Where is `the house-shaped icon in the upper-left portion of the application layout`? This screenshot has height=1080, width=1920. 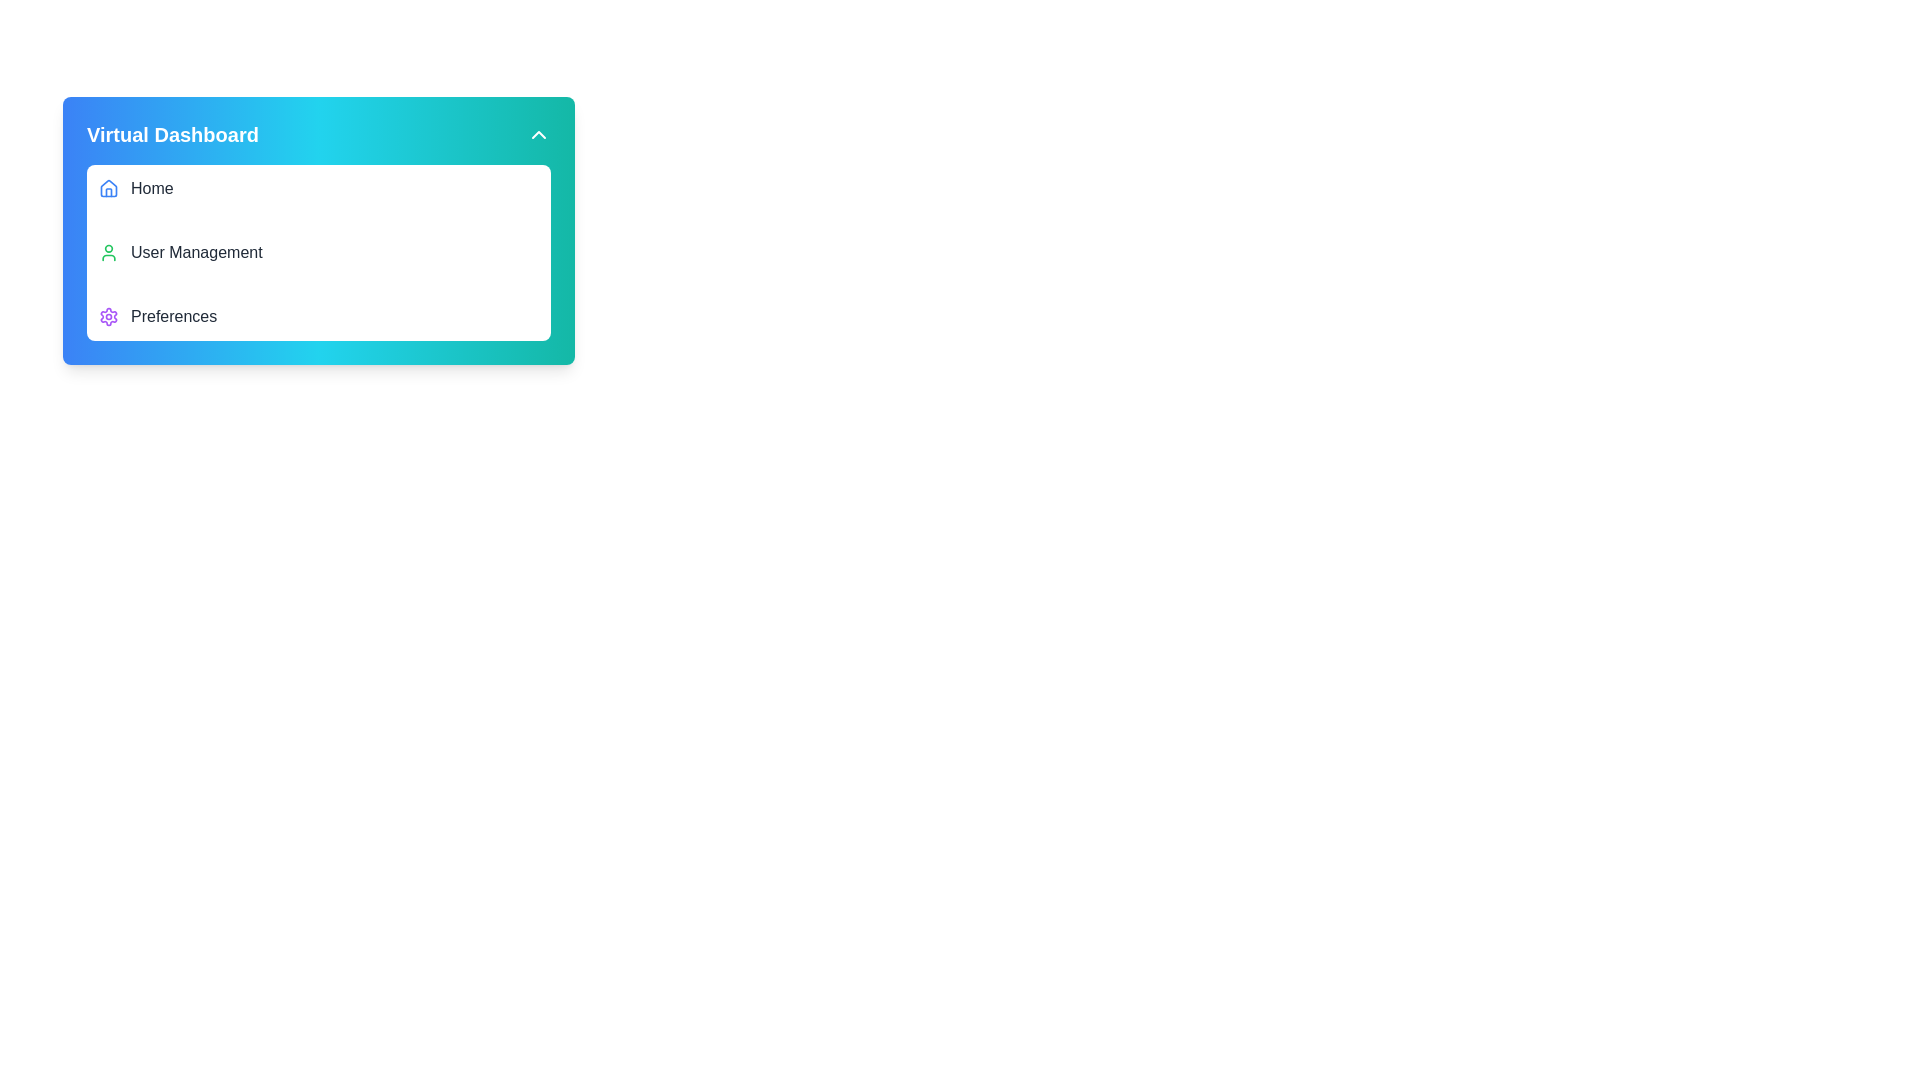 the house-shaped icon in the upper-left portion of the application layout is located at coordinates (108, 188).